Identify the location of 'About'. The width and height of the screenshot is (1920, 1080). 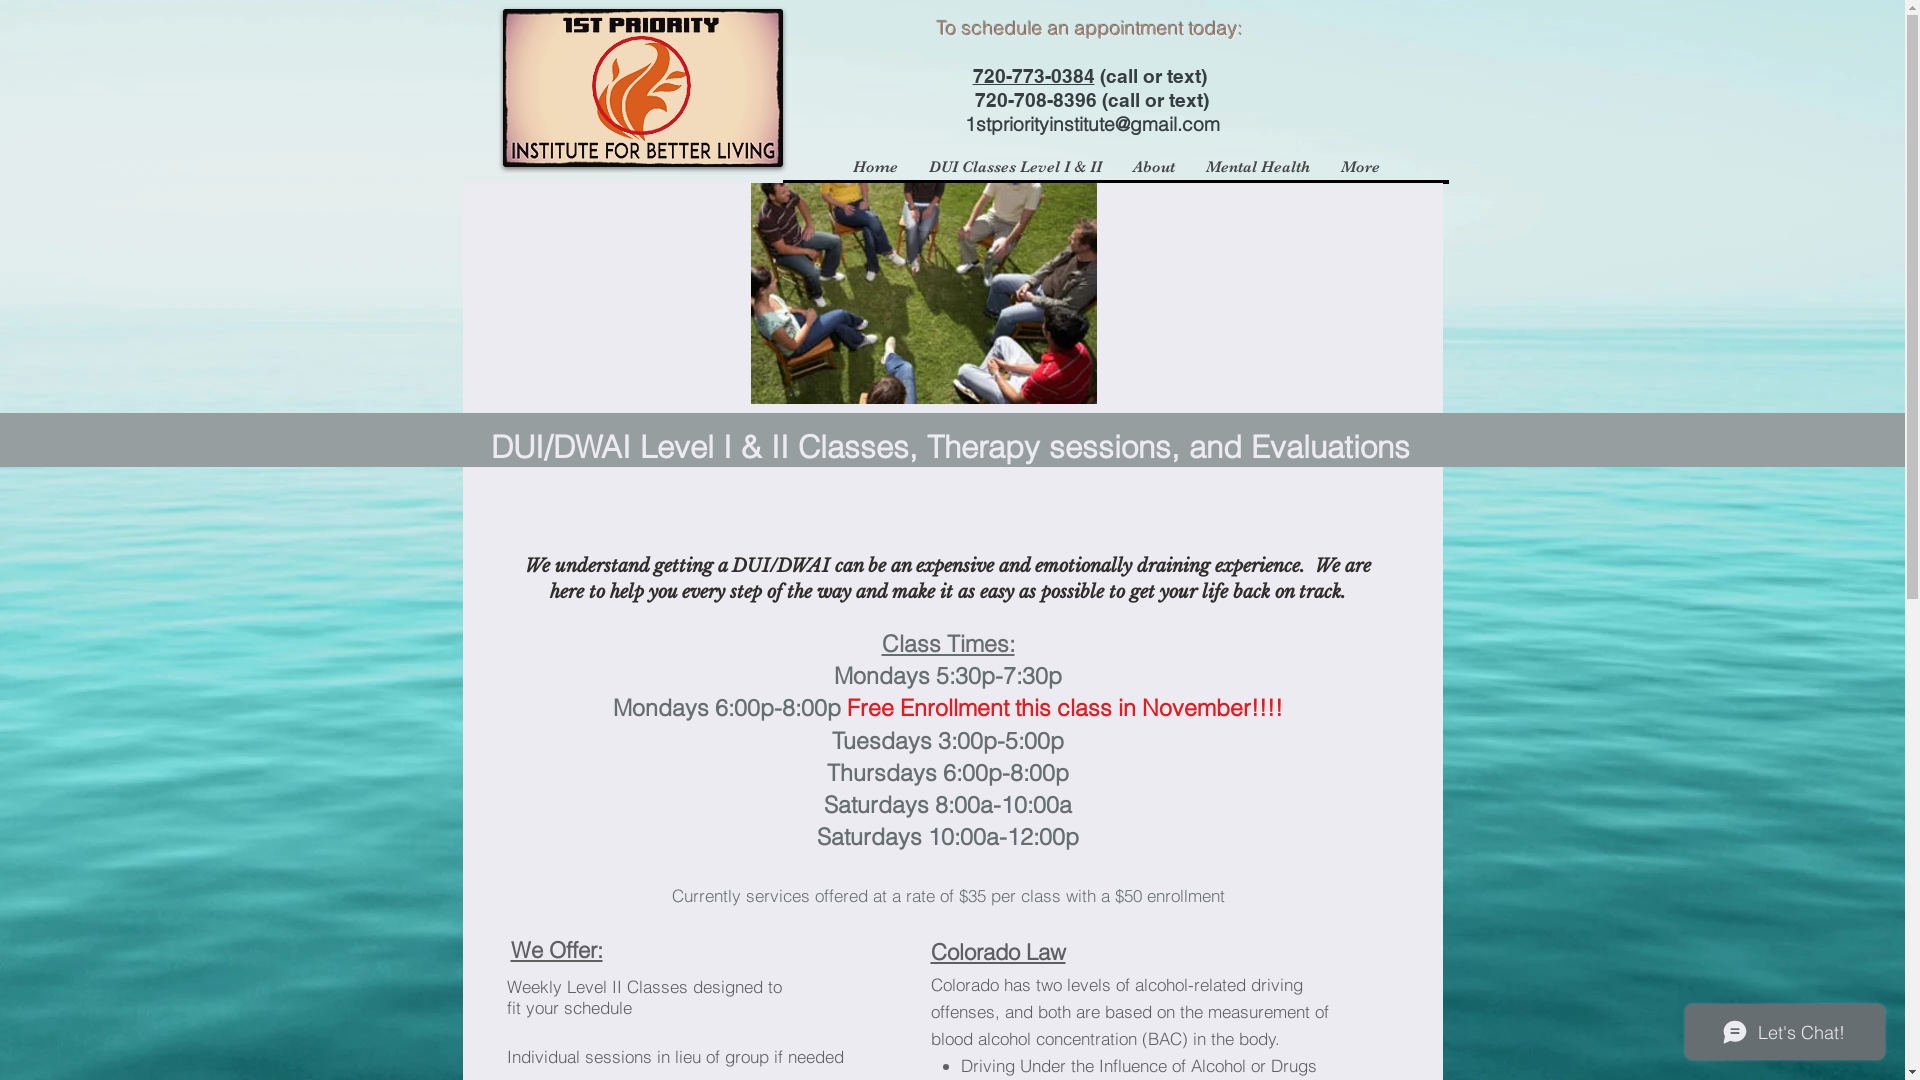
(1152, 165).